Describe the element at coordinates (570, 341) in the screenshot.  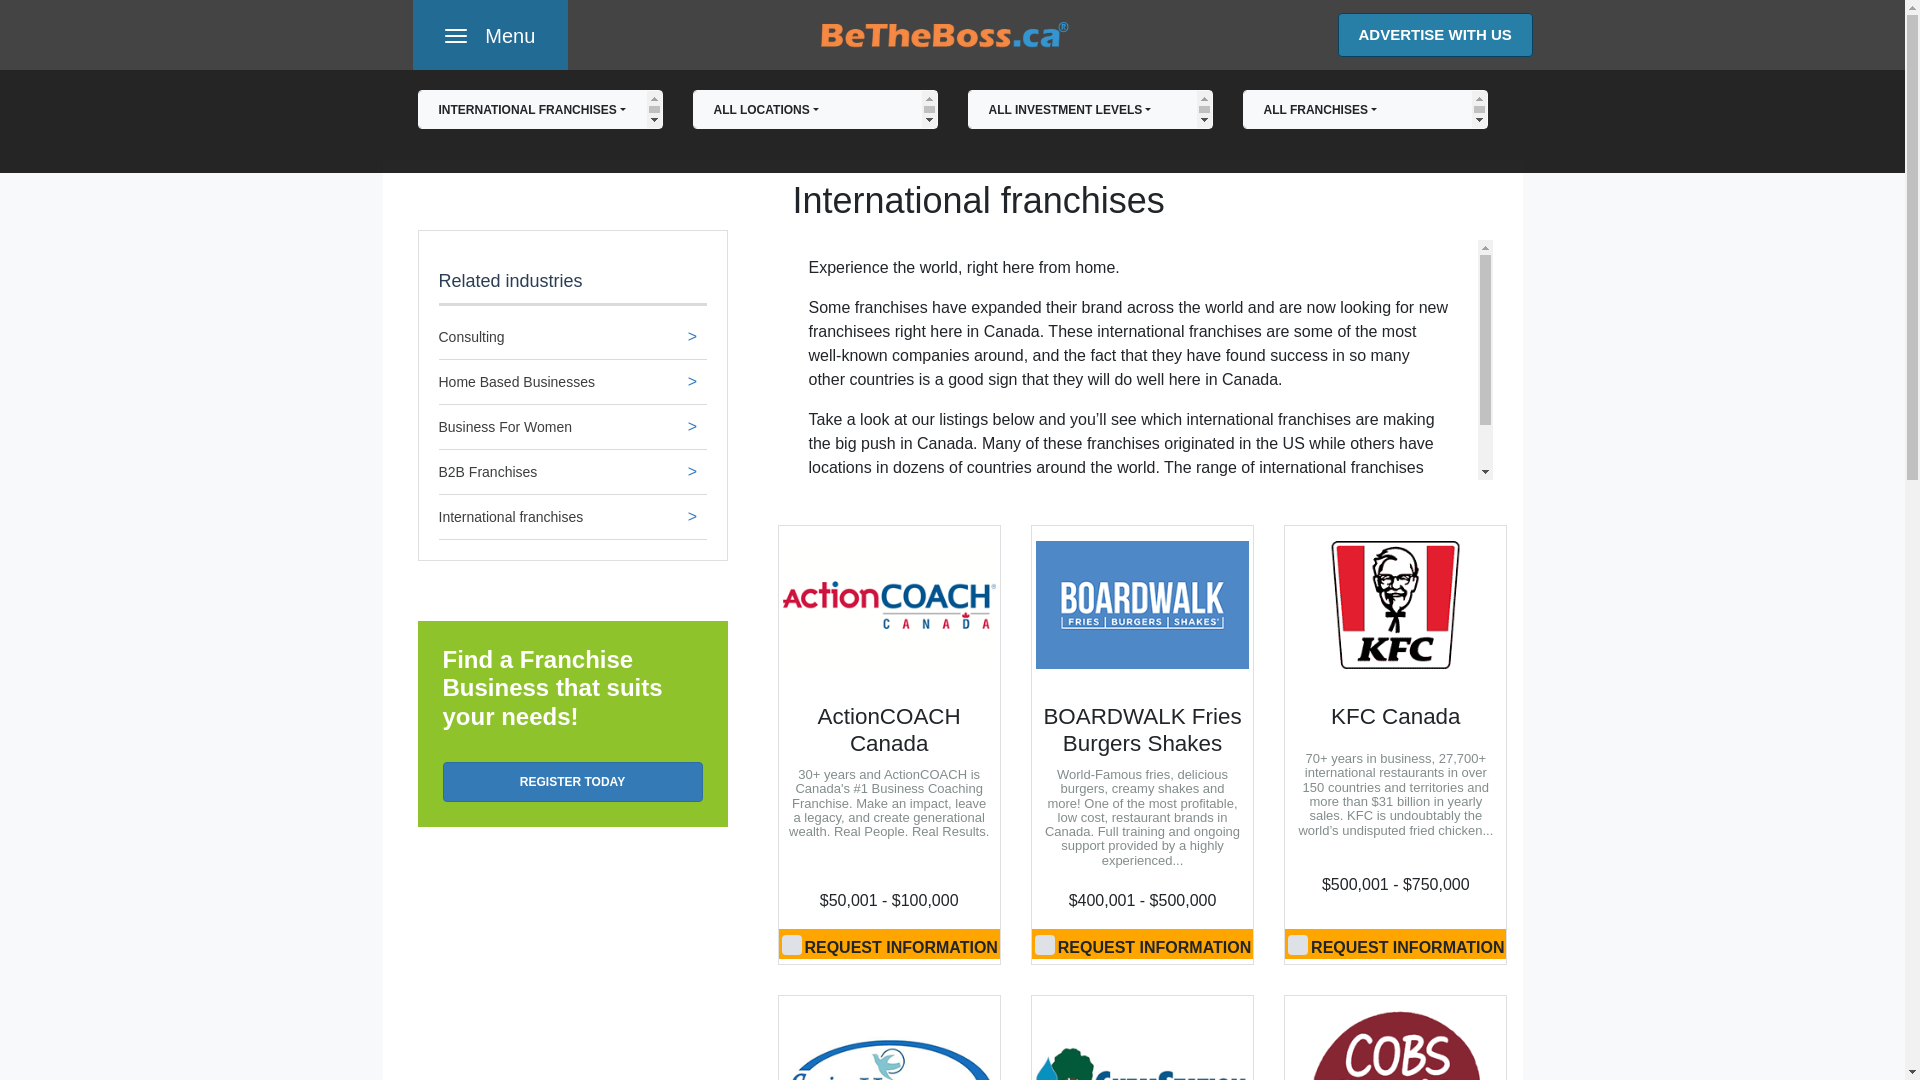
I see `'Consulting` at that location.